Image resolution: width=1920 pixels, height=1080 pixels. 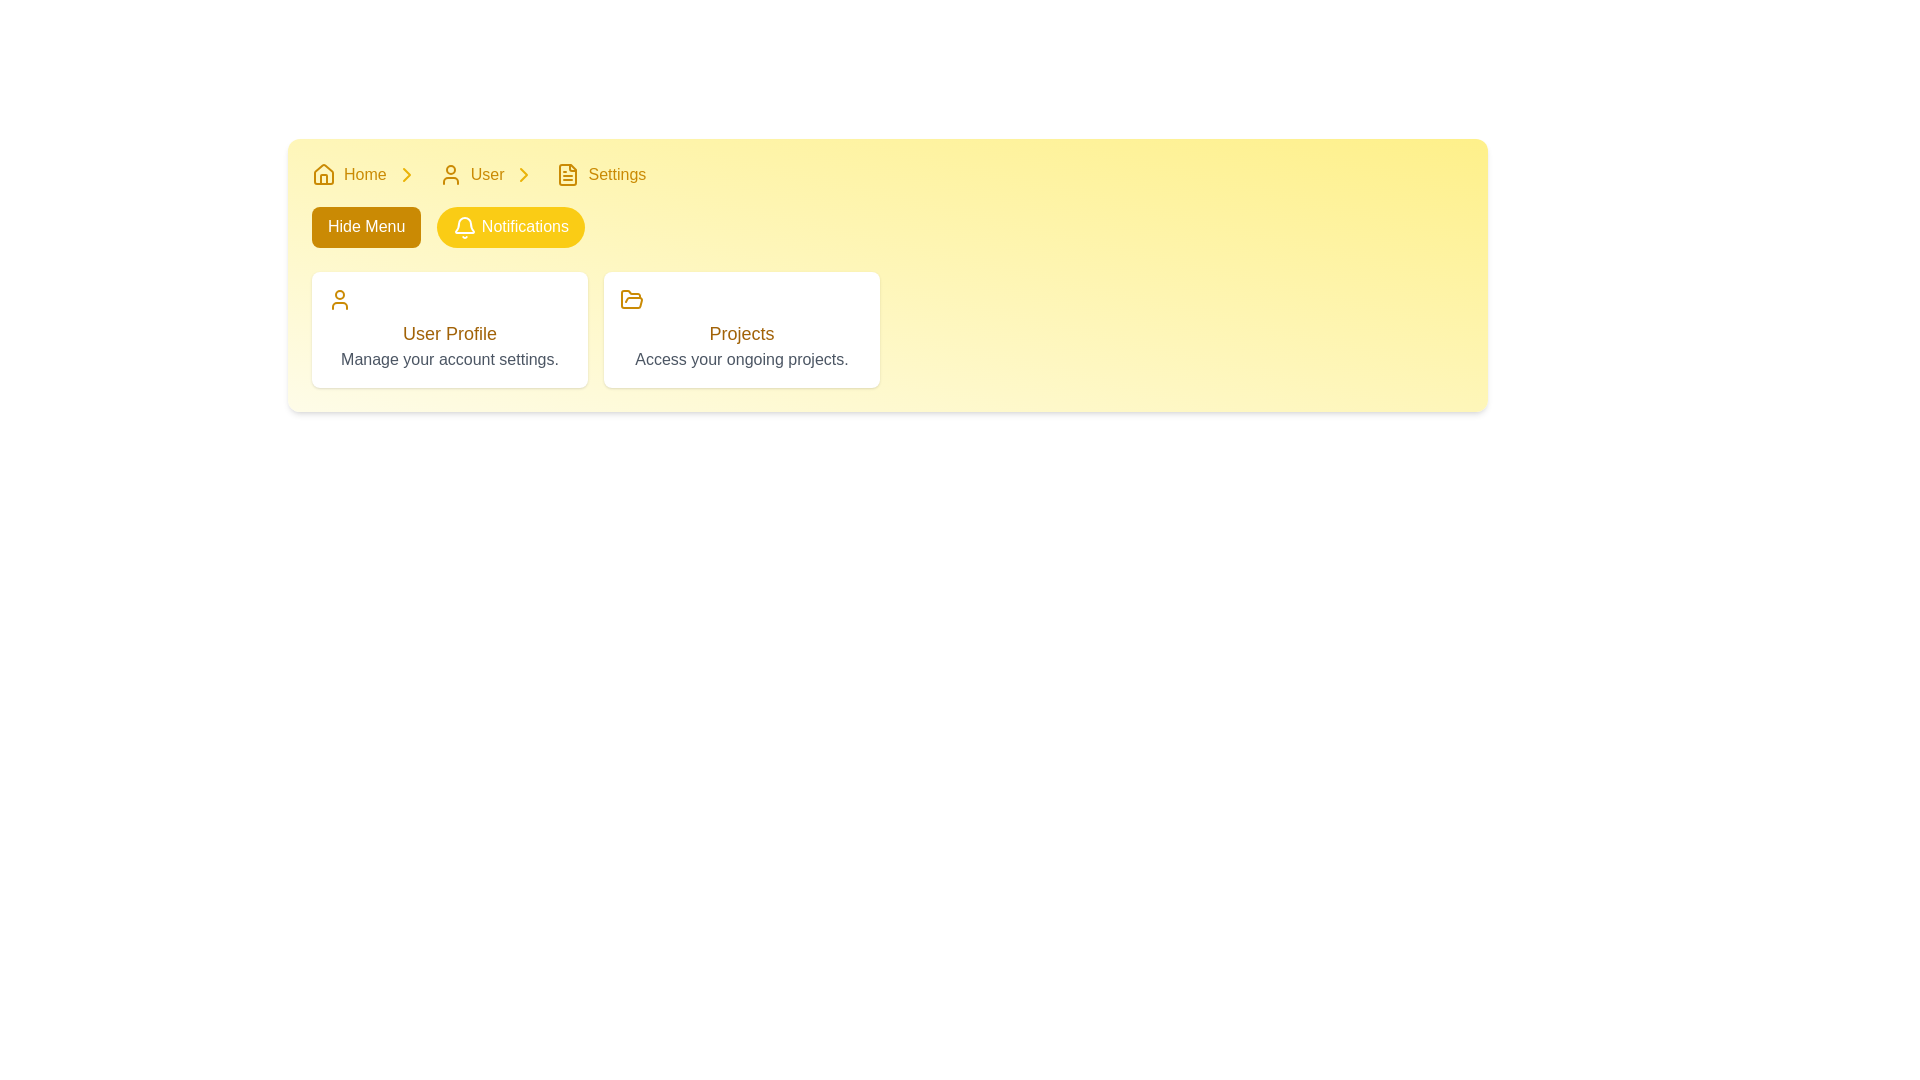 I want to click on description of the second card component located in the grid layout, which provides access to ongoing projects, so click(x=741, y=327).